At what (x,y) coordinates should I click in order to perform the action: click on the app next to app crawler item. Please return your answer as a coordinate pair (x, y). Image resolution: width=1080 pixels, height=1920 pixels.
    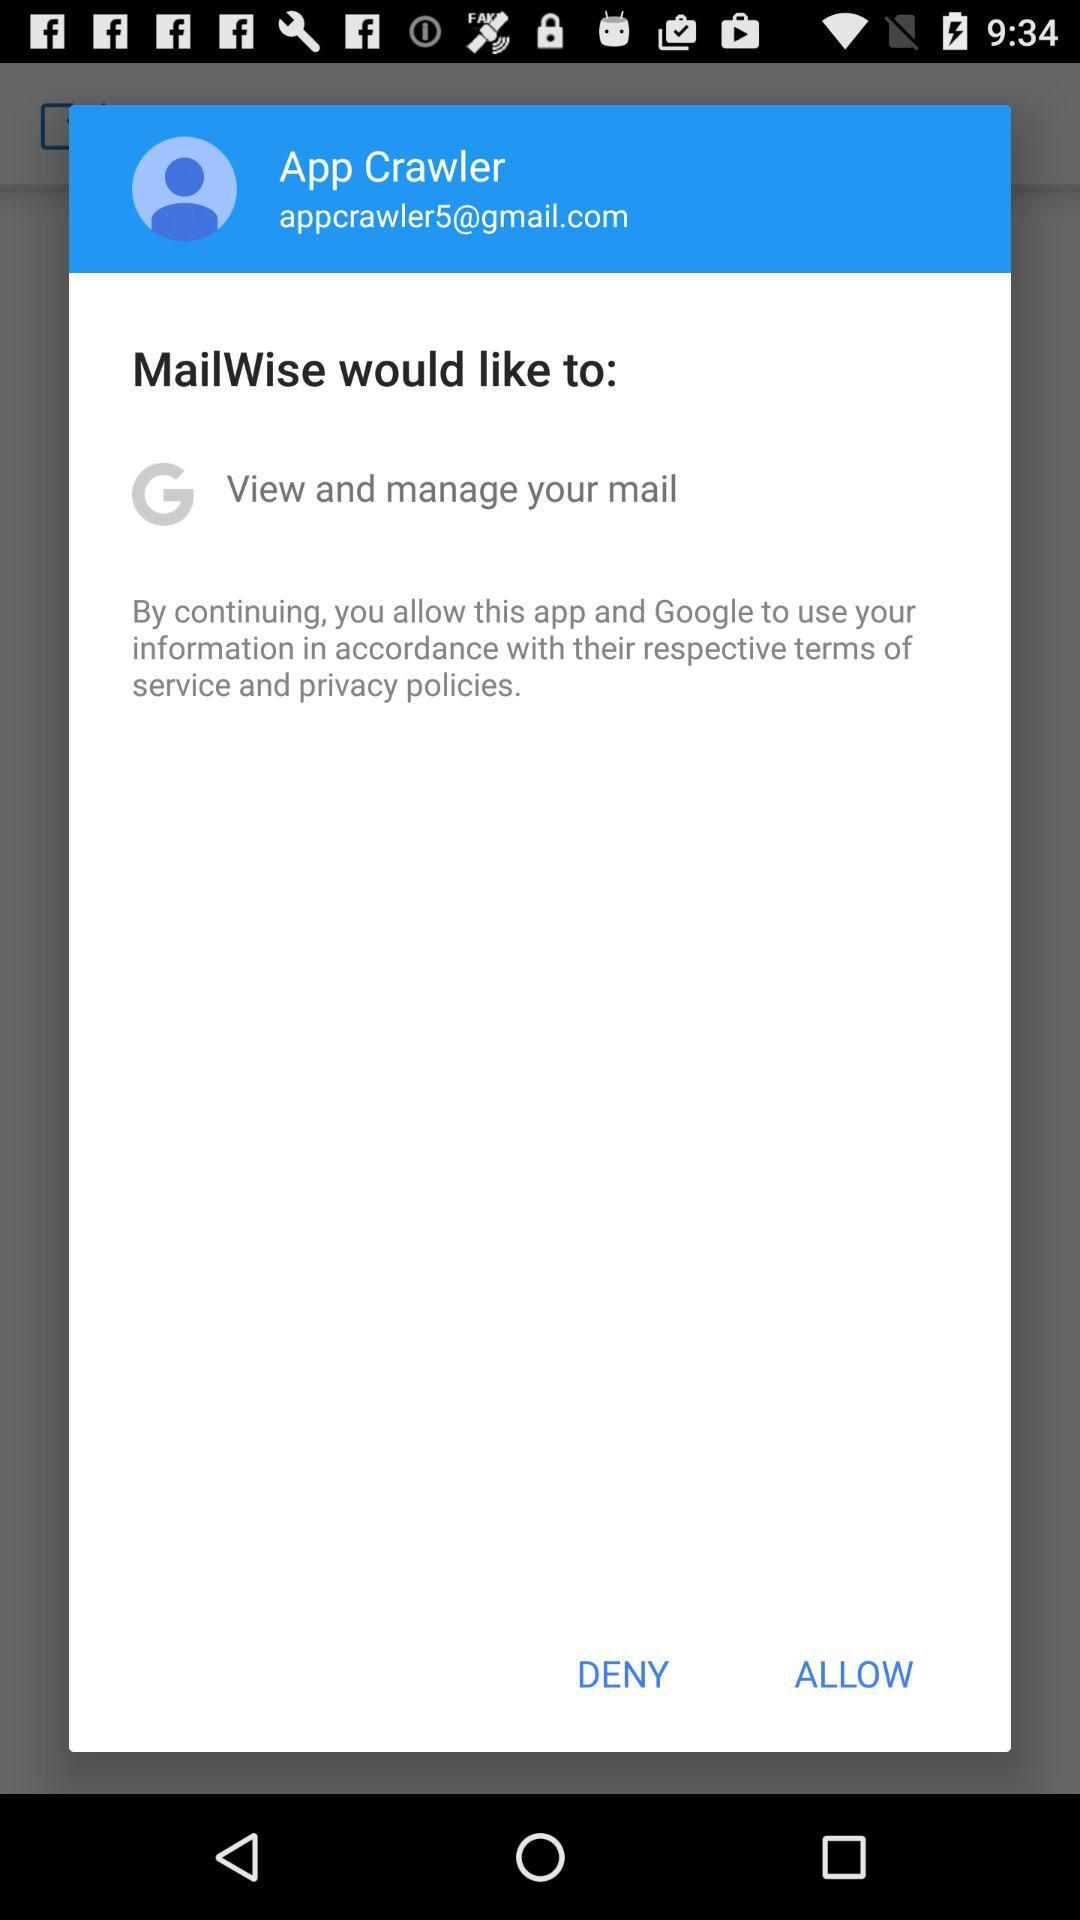
    Looking at the image, I should click on (184, 188).